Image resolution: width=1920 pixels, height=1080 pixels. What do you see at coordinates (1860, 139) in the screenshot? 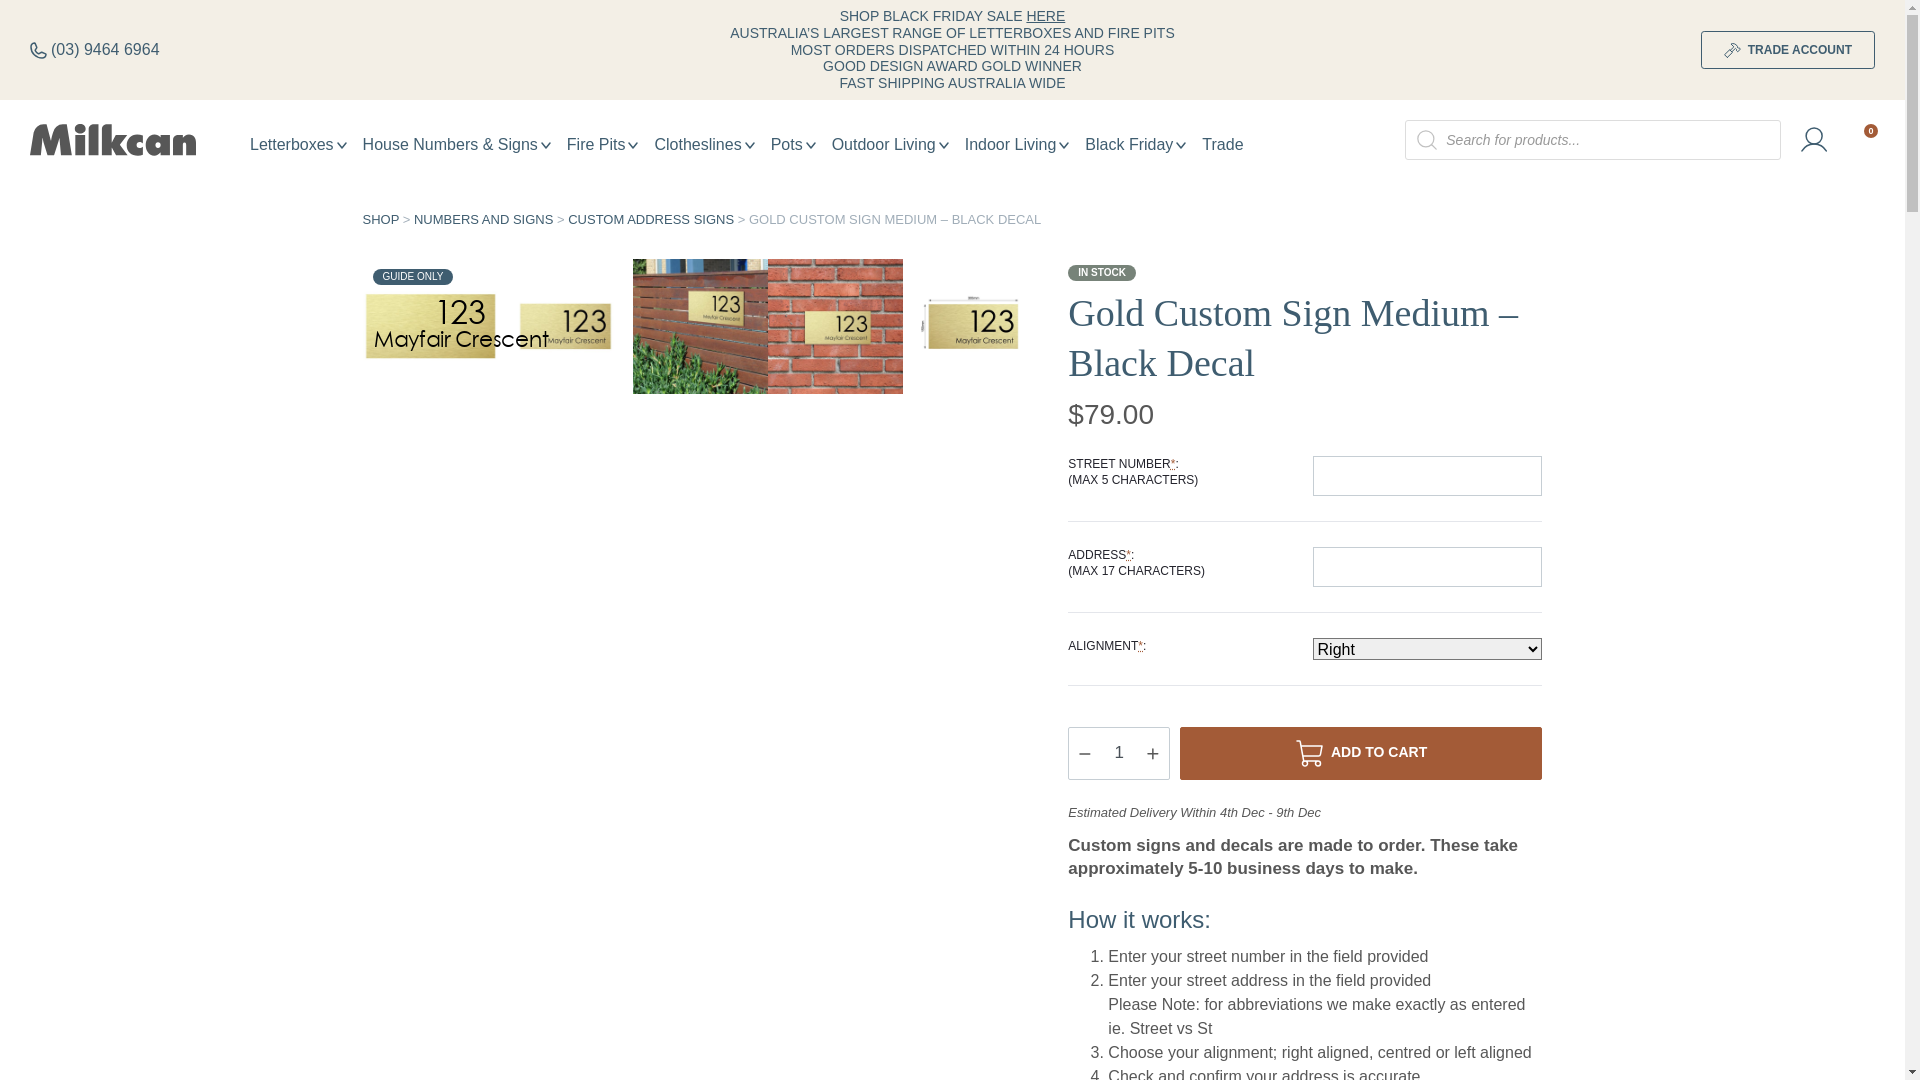
I see `'0'` at bounding box center [1860, 139].